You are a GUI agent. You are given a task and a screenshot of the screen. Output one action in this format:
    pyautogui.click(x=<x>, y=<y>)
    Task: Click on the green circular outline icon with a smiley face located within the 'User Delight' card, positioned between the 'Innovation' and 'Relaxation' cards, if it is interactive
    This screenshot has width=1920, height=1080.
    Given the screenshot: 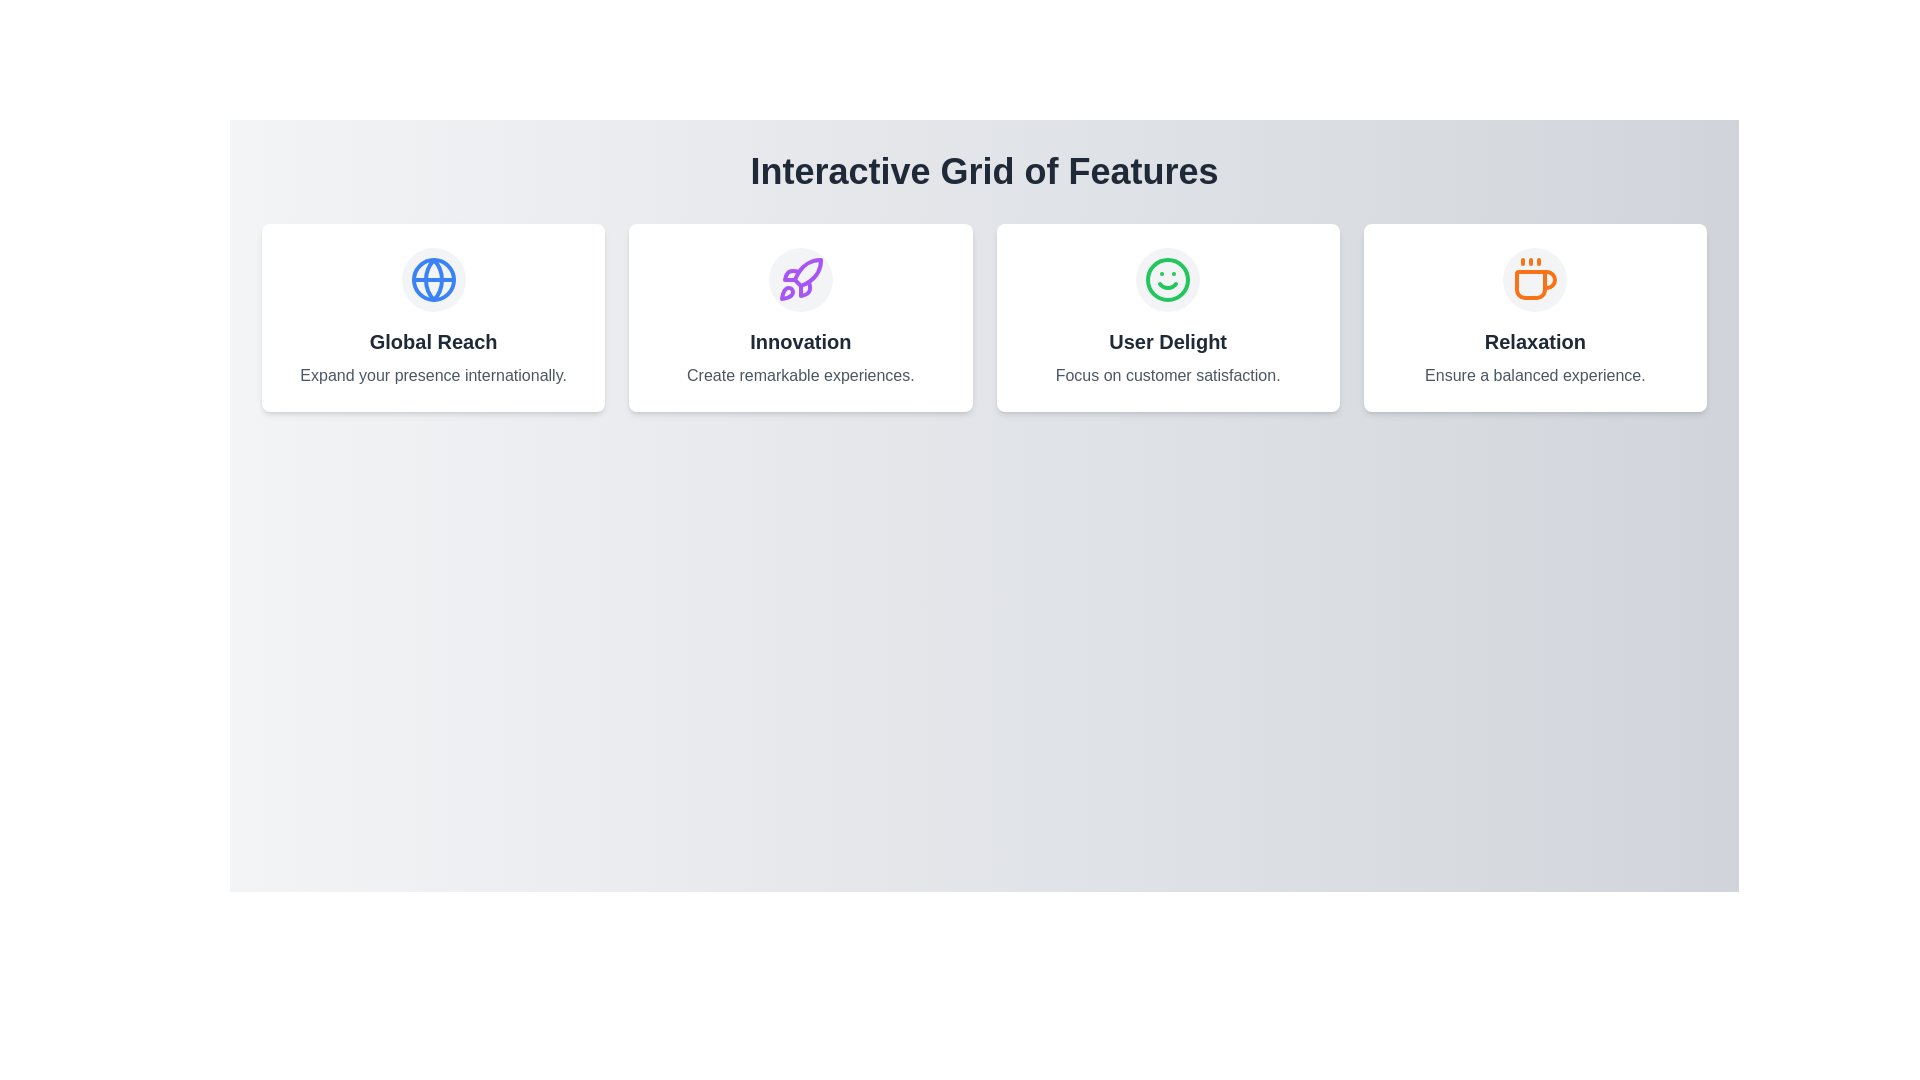 What is the action you would take?
    pyautogui.click(x=1168, y=280)
    